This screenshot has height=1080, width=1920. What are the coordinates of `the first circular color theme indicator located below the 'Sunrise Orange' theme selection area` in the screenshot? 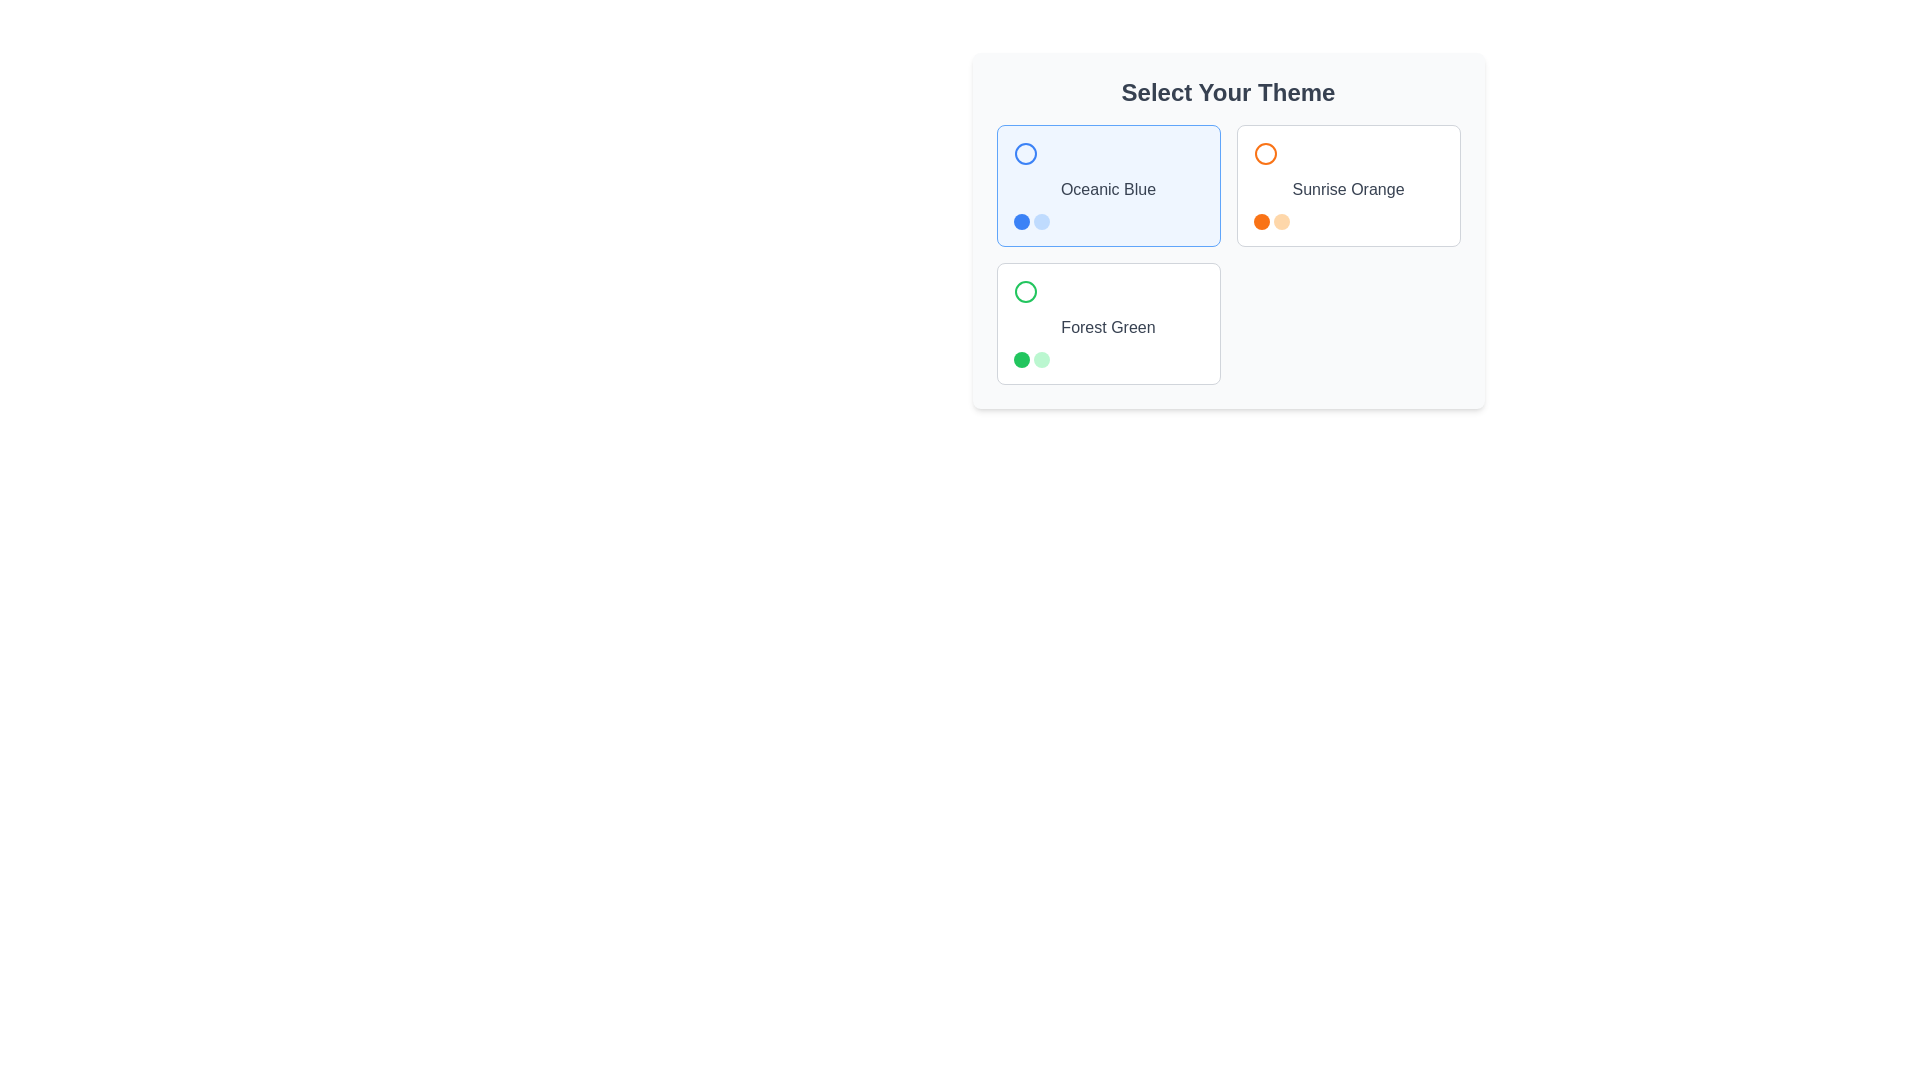 It's located at (1260, 222).